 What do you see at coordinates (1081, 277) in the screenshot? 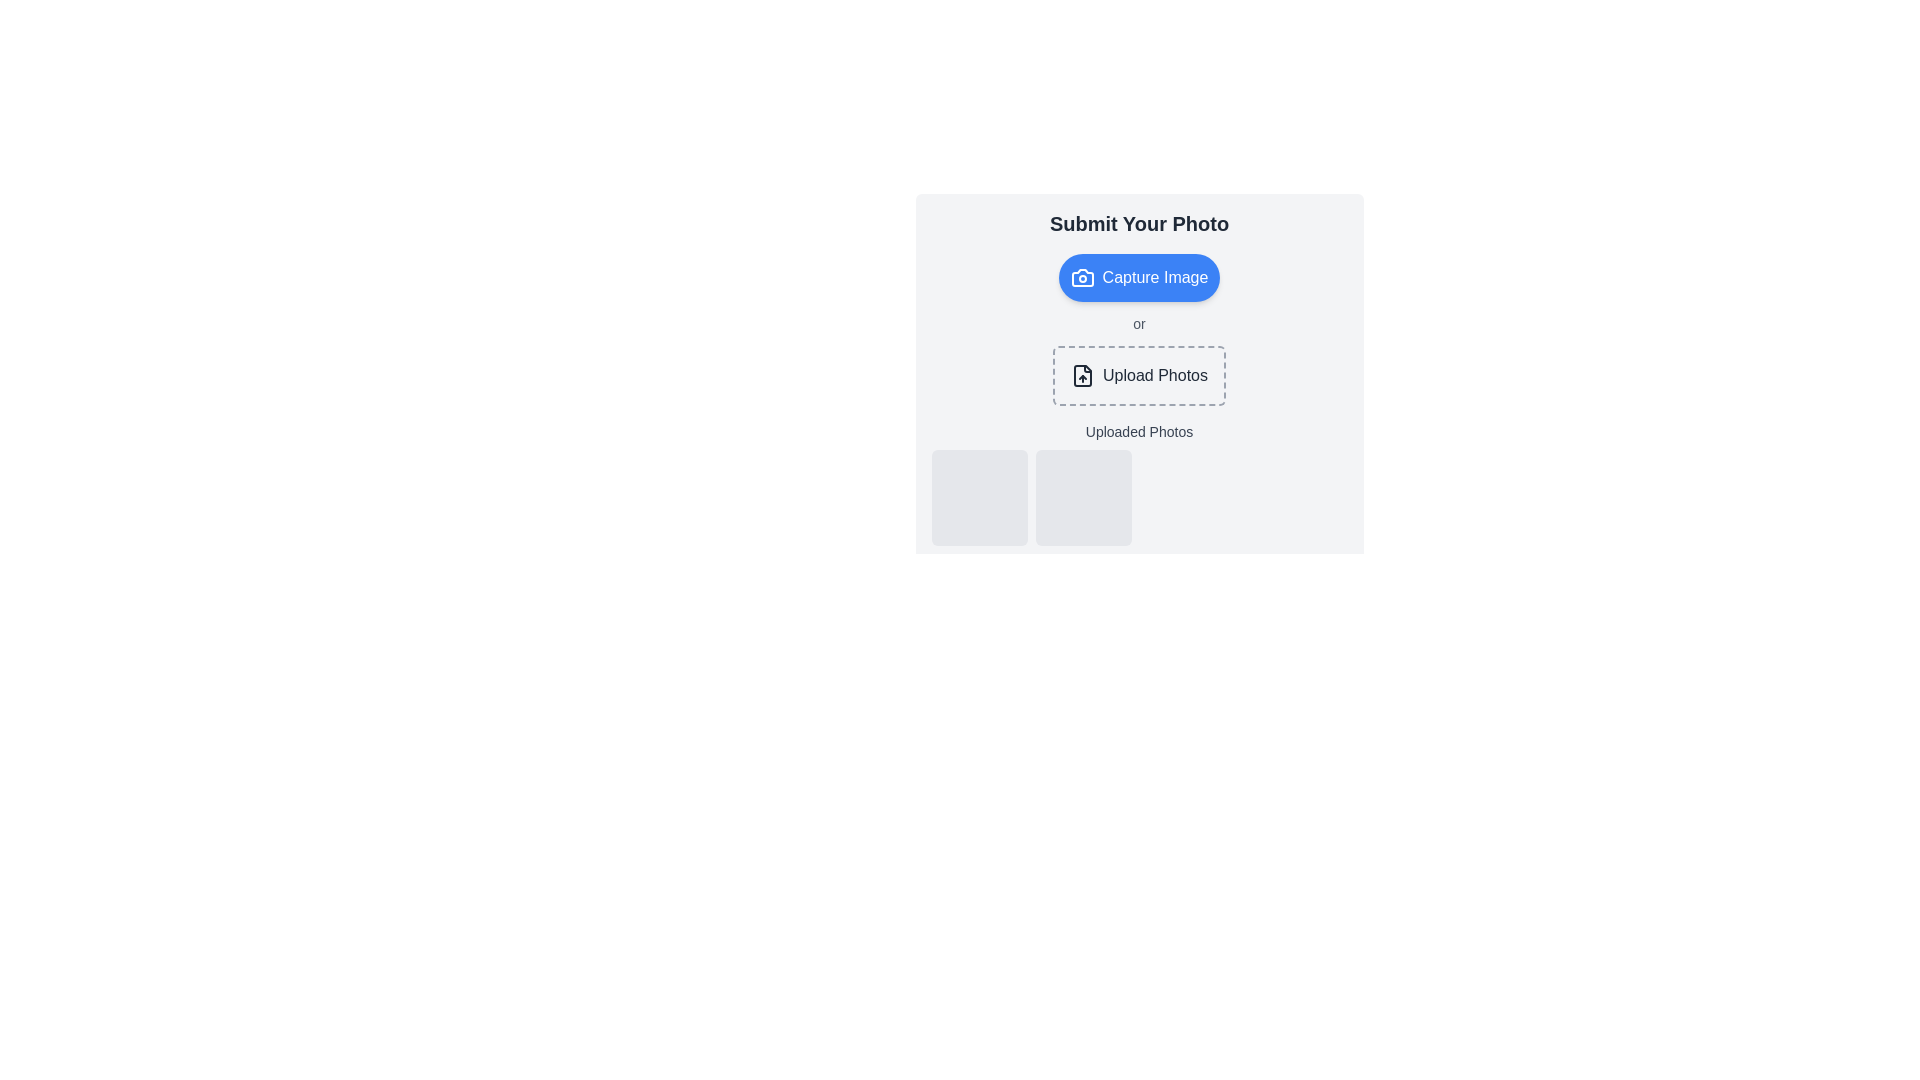
I see `the SVG camera icon located on the left side of the text 'Capture Image' within the blue 'Capture Image' button` at bounding box center [1081, 277].